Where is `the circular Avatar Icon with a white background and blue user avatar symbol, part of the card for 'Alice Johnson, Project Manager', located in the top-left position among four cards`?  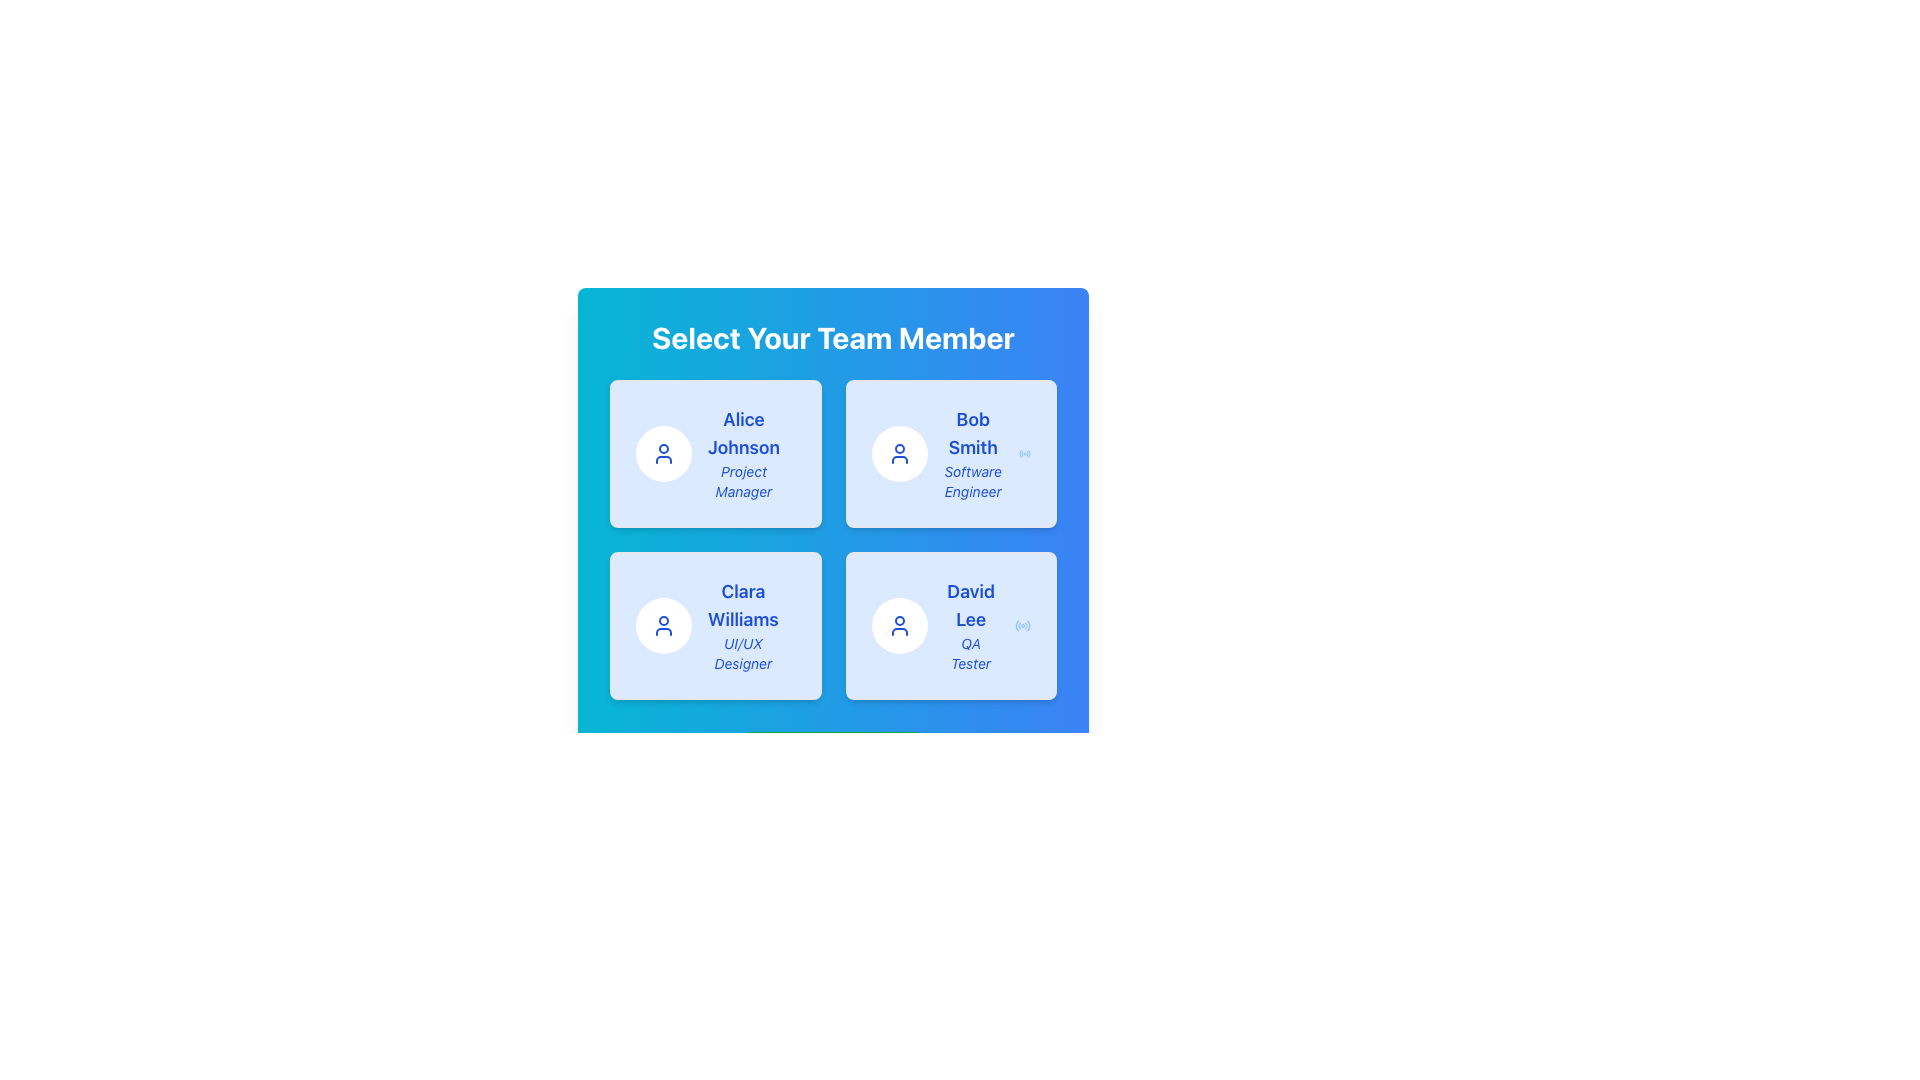
the circular Avatar Icon with a white background and blue user avatar symbol, part of the card for 'Alice Johnson, Project Manager', located in the top-left position among four cards is located at coordinates (663, 454).